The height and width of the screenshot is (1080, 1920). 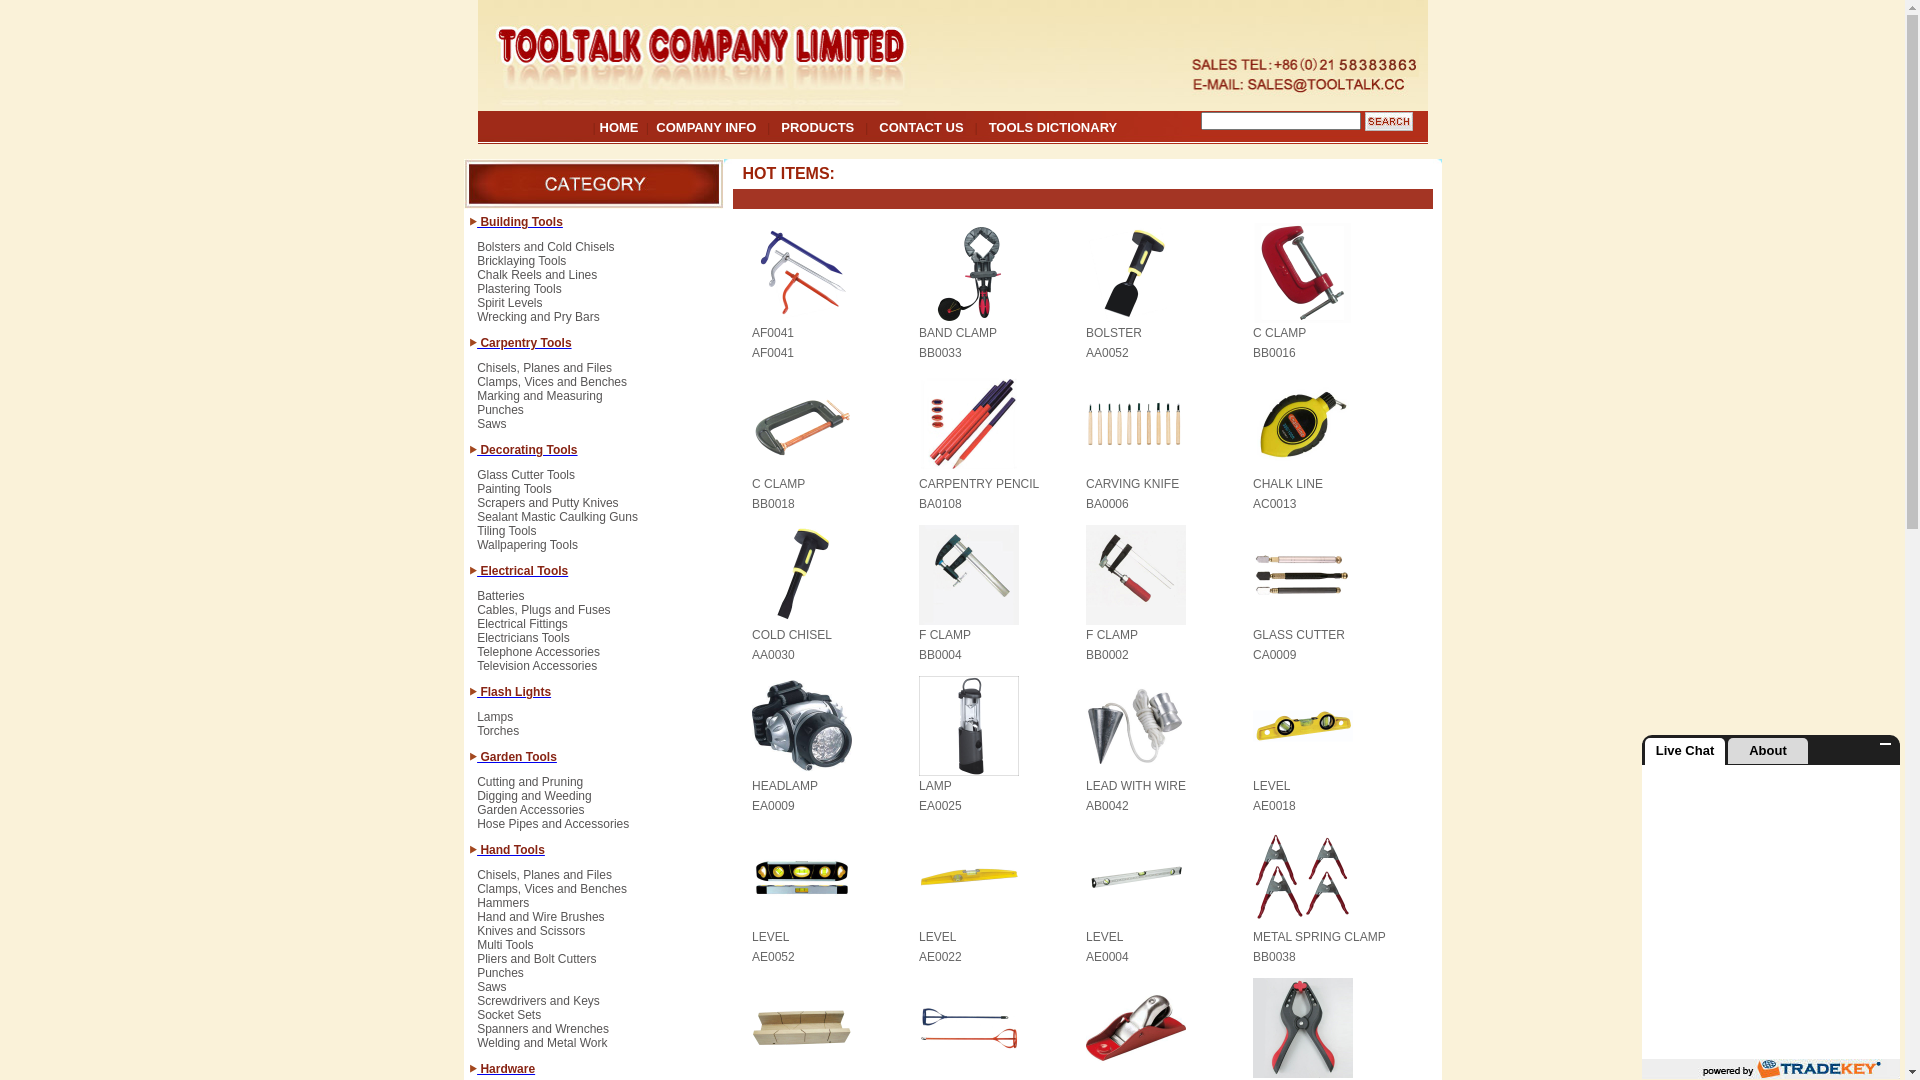 What do you see at coordinates (1111, 635) in the screenshot?
I see `'F CLAMP'` at bounding box center [1111, 635].